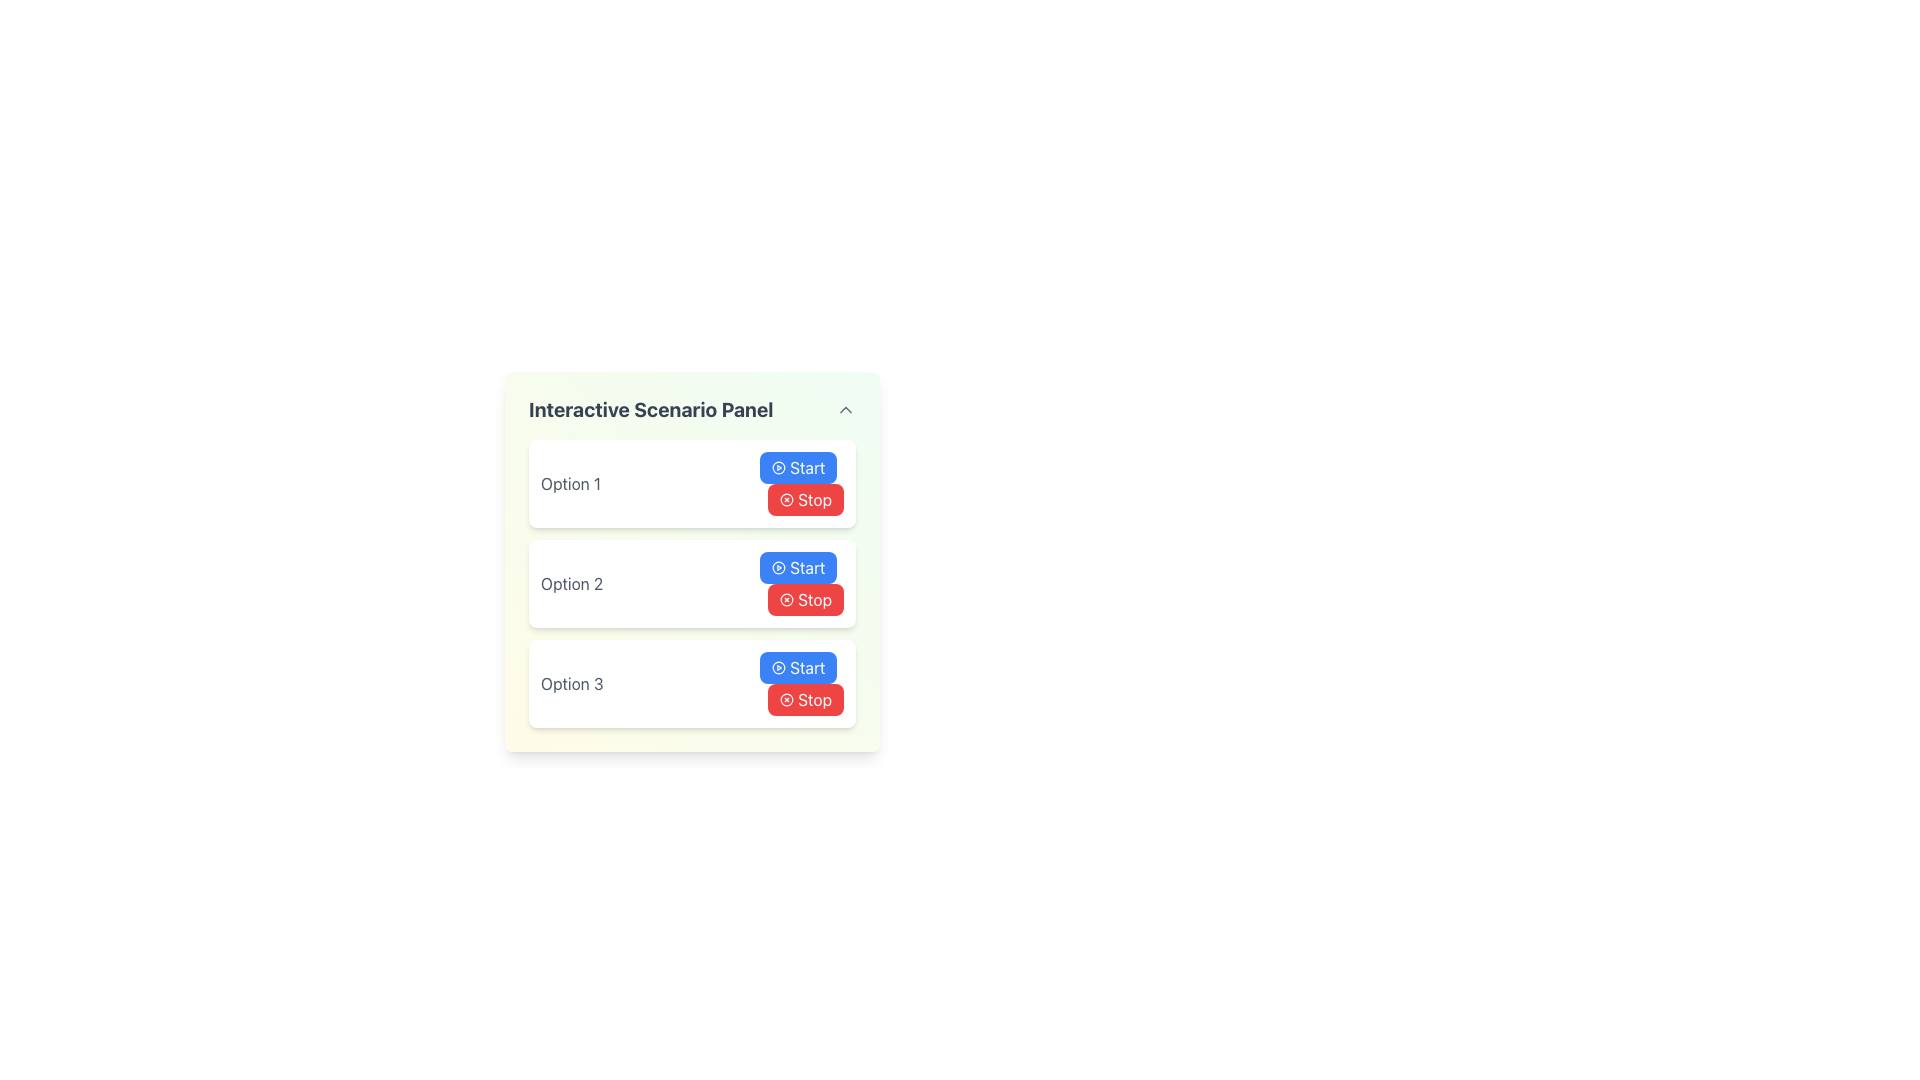 The image size is (1920, 1080). I want to click on the Text Label that serves as an identifier for the associated row, located in the topmost row of a vertically stacked list of three containers, adjacent to the 'Start' and 'Stop' buttons, so click(570, 483).